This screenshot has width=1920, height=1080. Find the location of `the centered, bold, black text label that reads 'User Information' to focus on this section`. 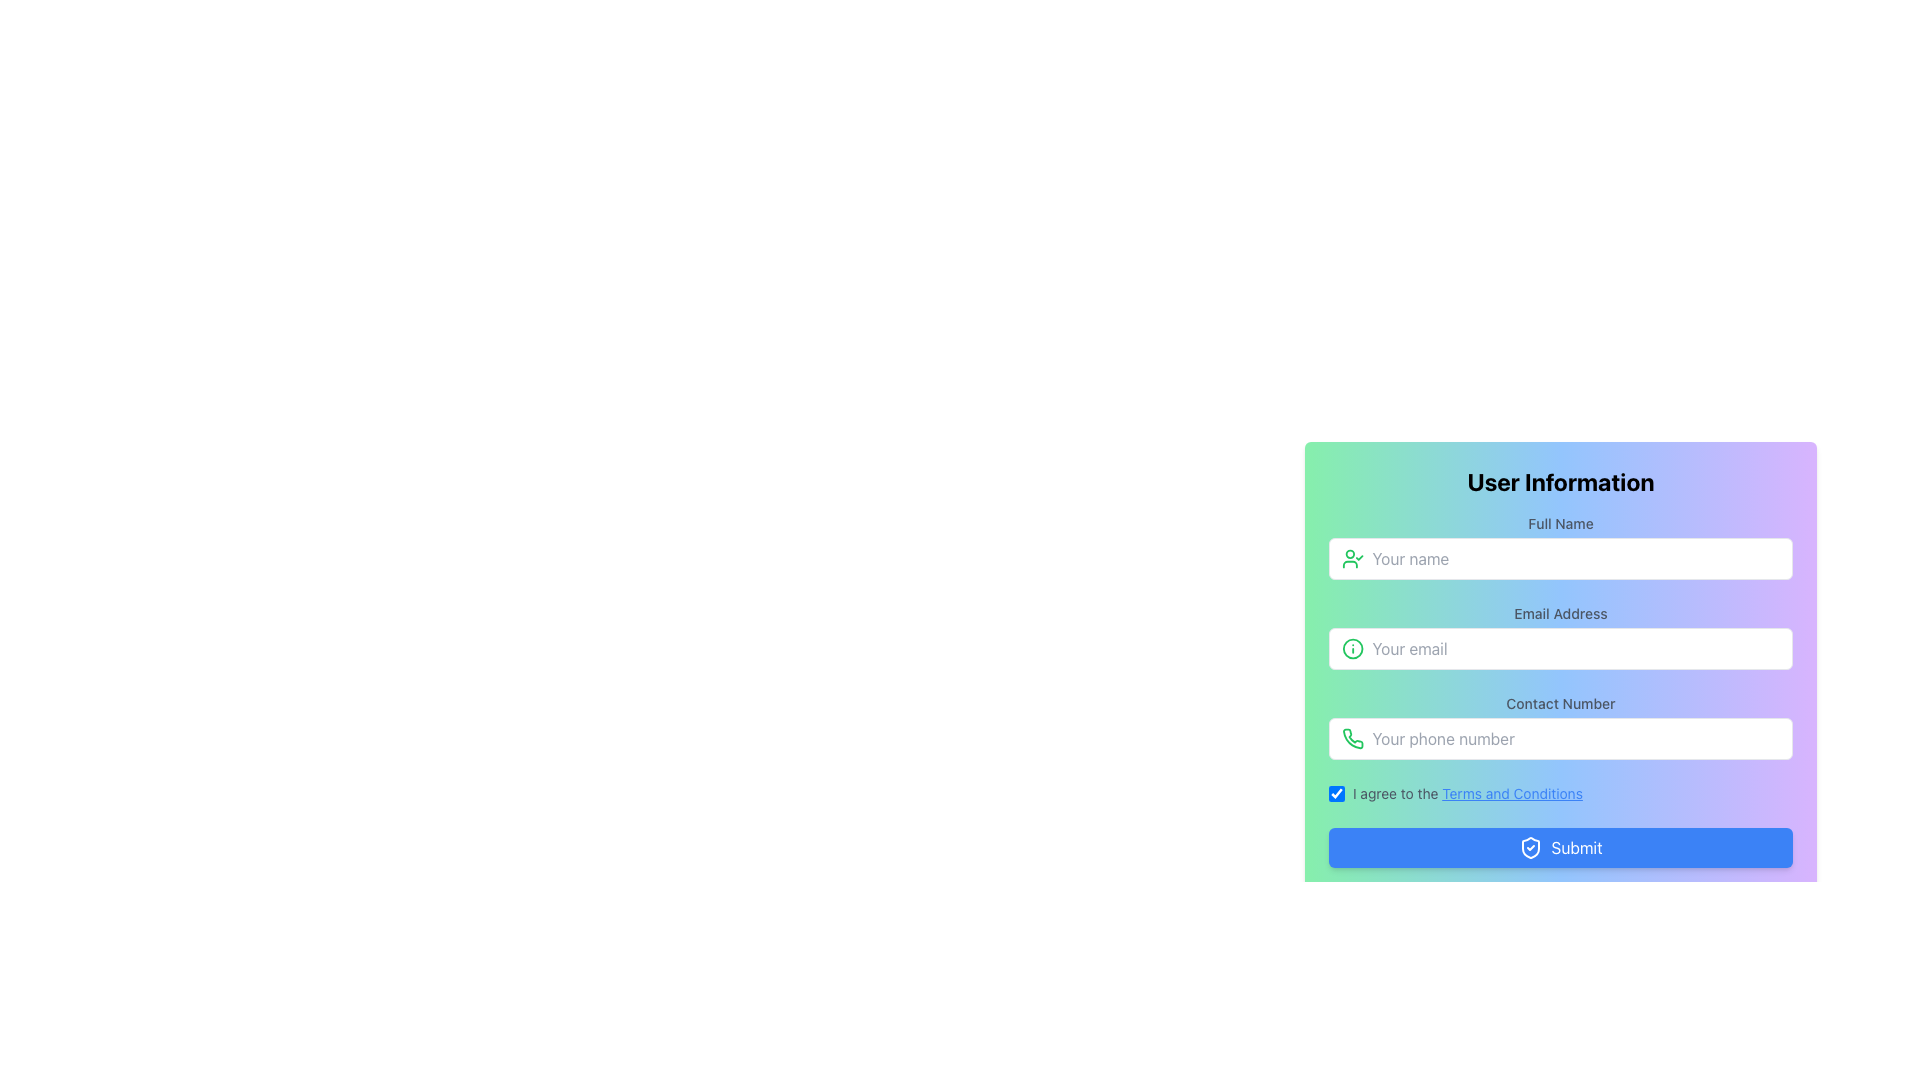

the centered, bold, black text label that reads 'User Information' to focus on this section is located at coordinates (1559, 482).